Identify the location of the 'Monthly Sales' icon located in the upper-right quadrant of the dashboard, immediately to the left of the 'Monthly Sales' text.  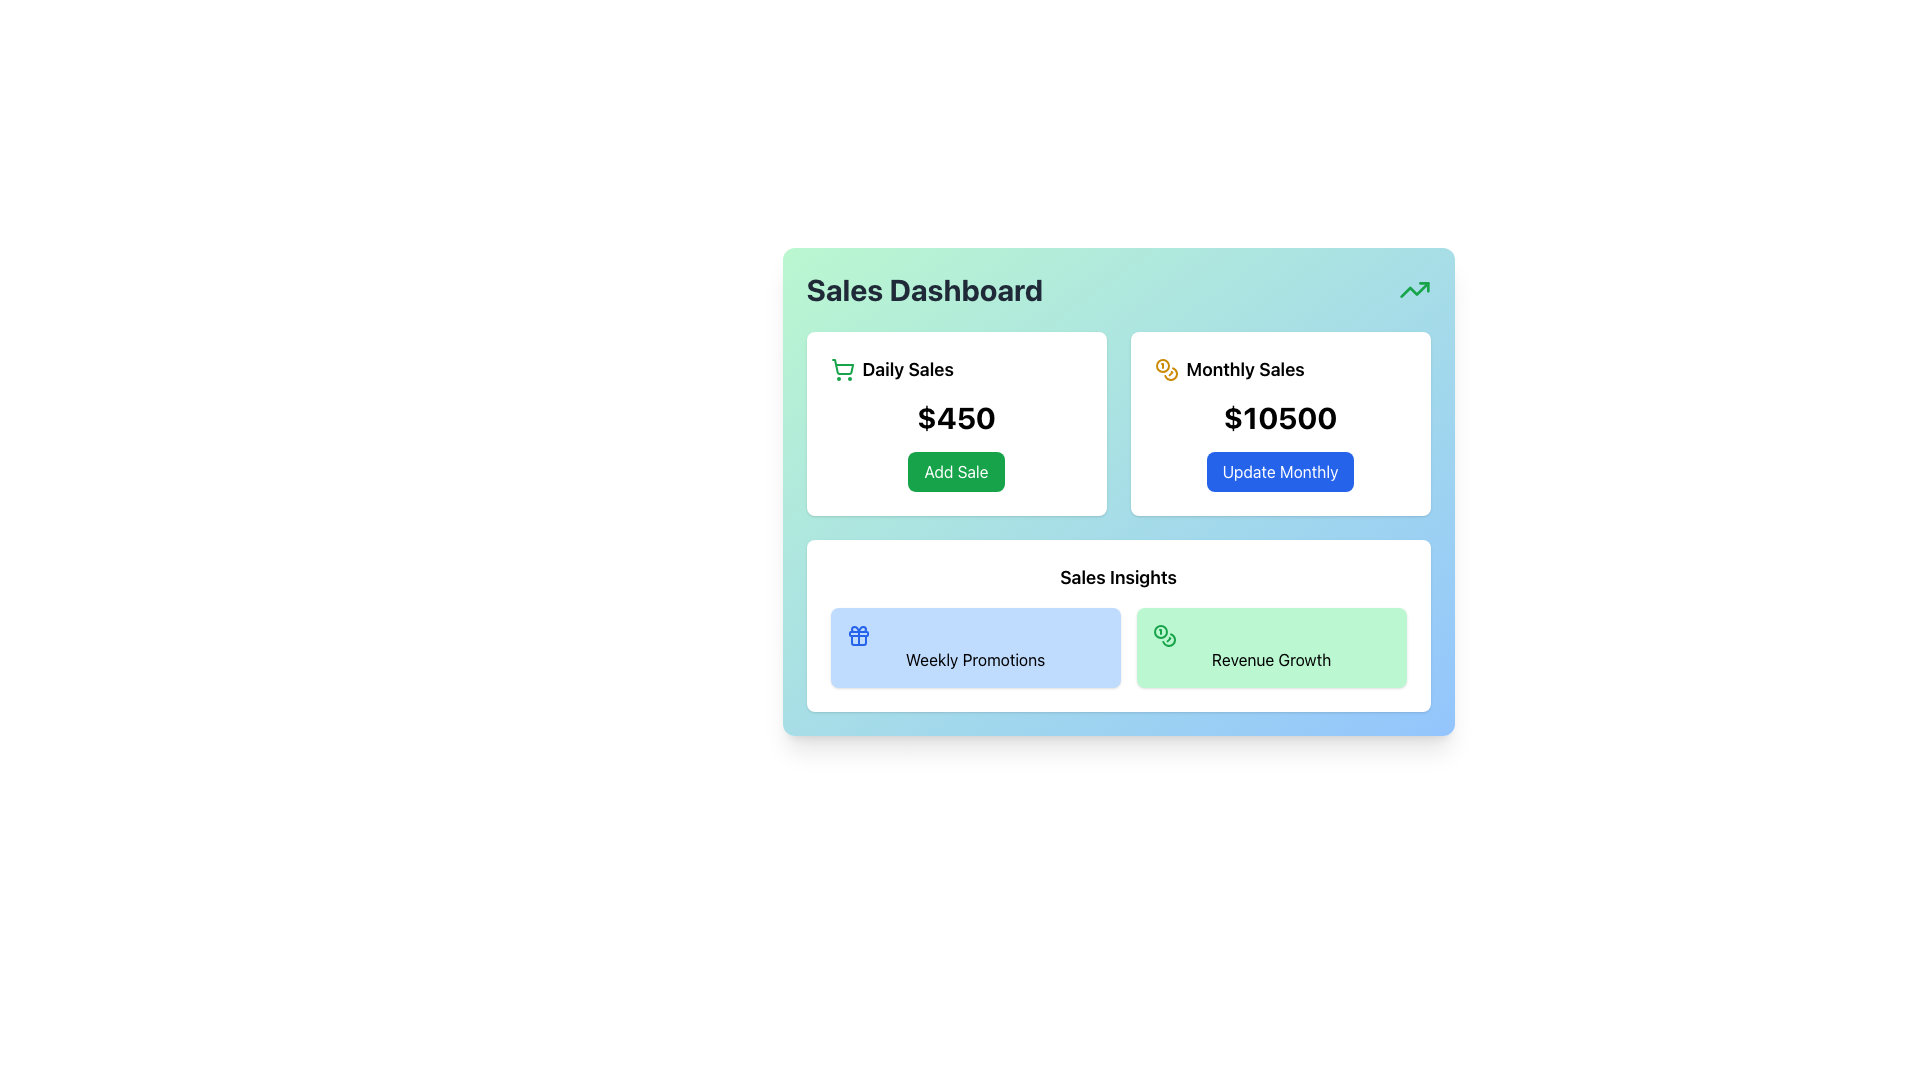
(1166, 370).